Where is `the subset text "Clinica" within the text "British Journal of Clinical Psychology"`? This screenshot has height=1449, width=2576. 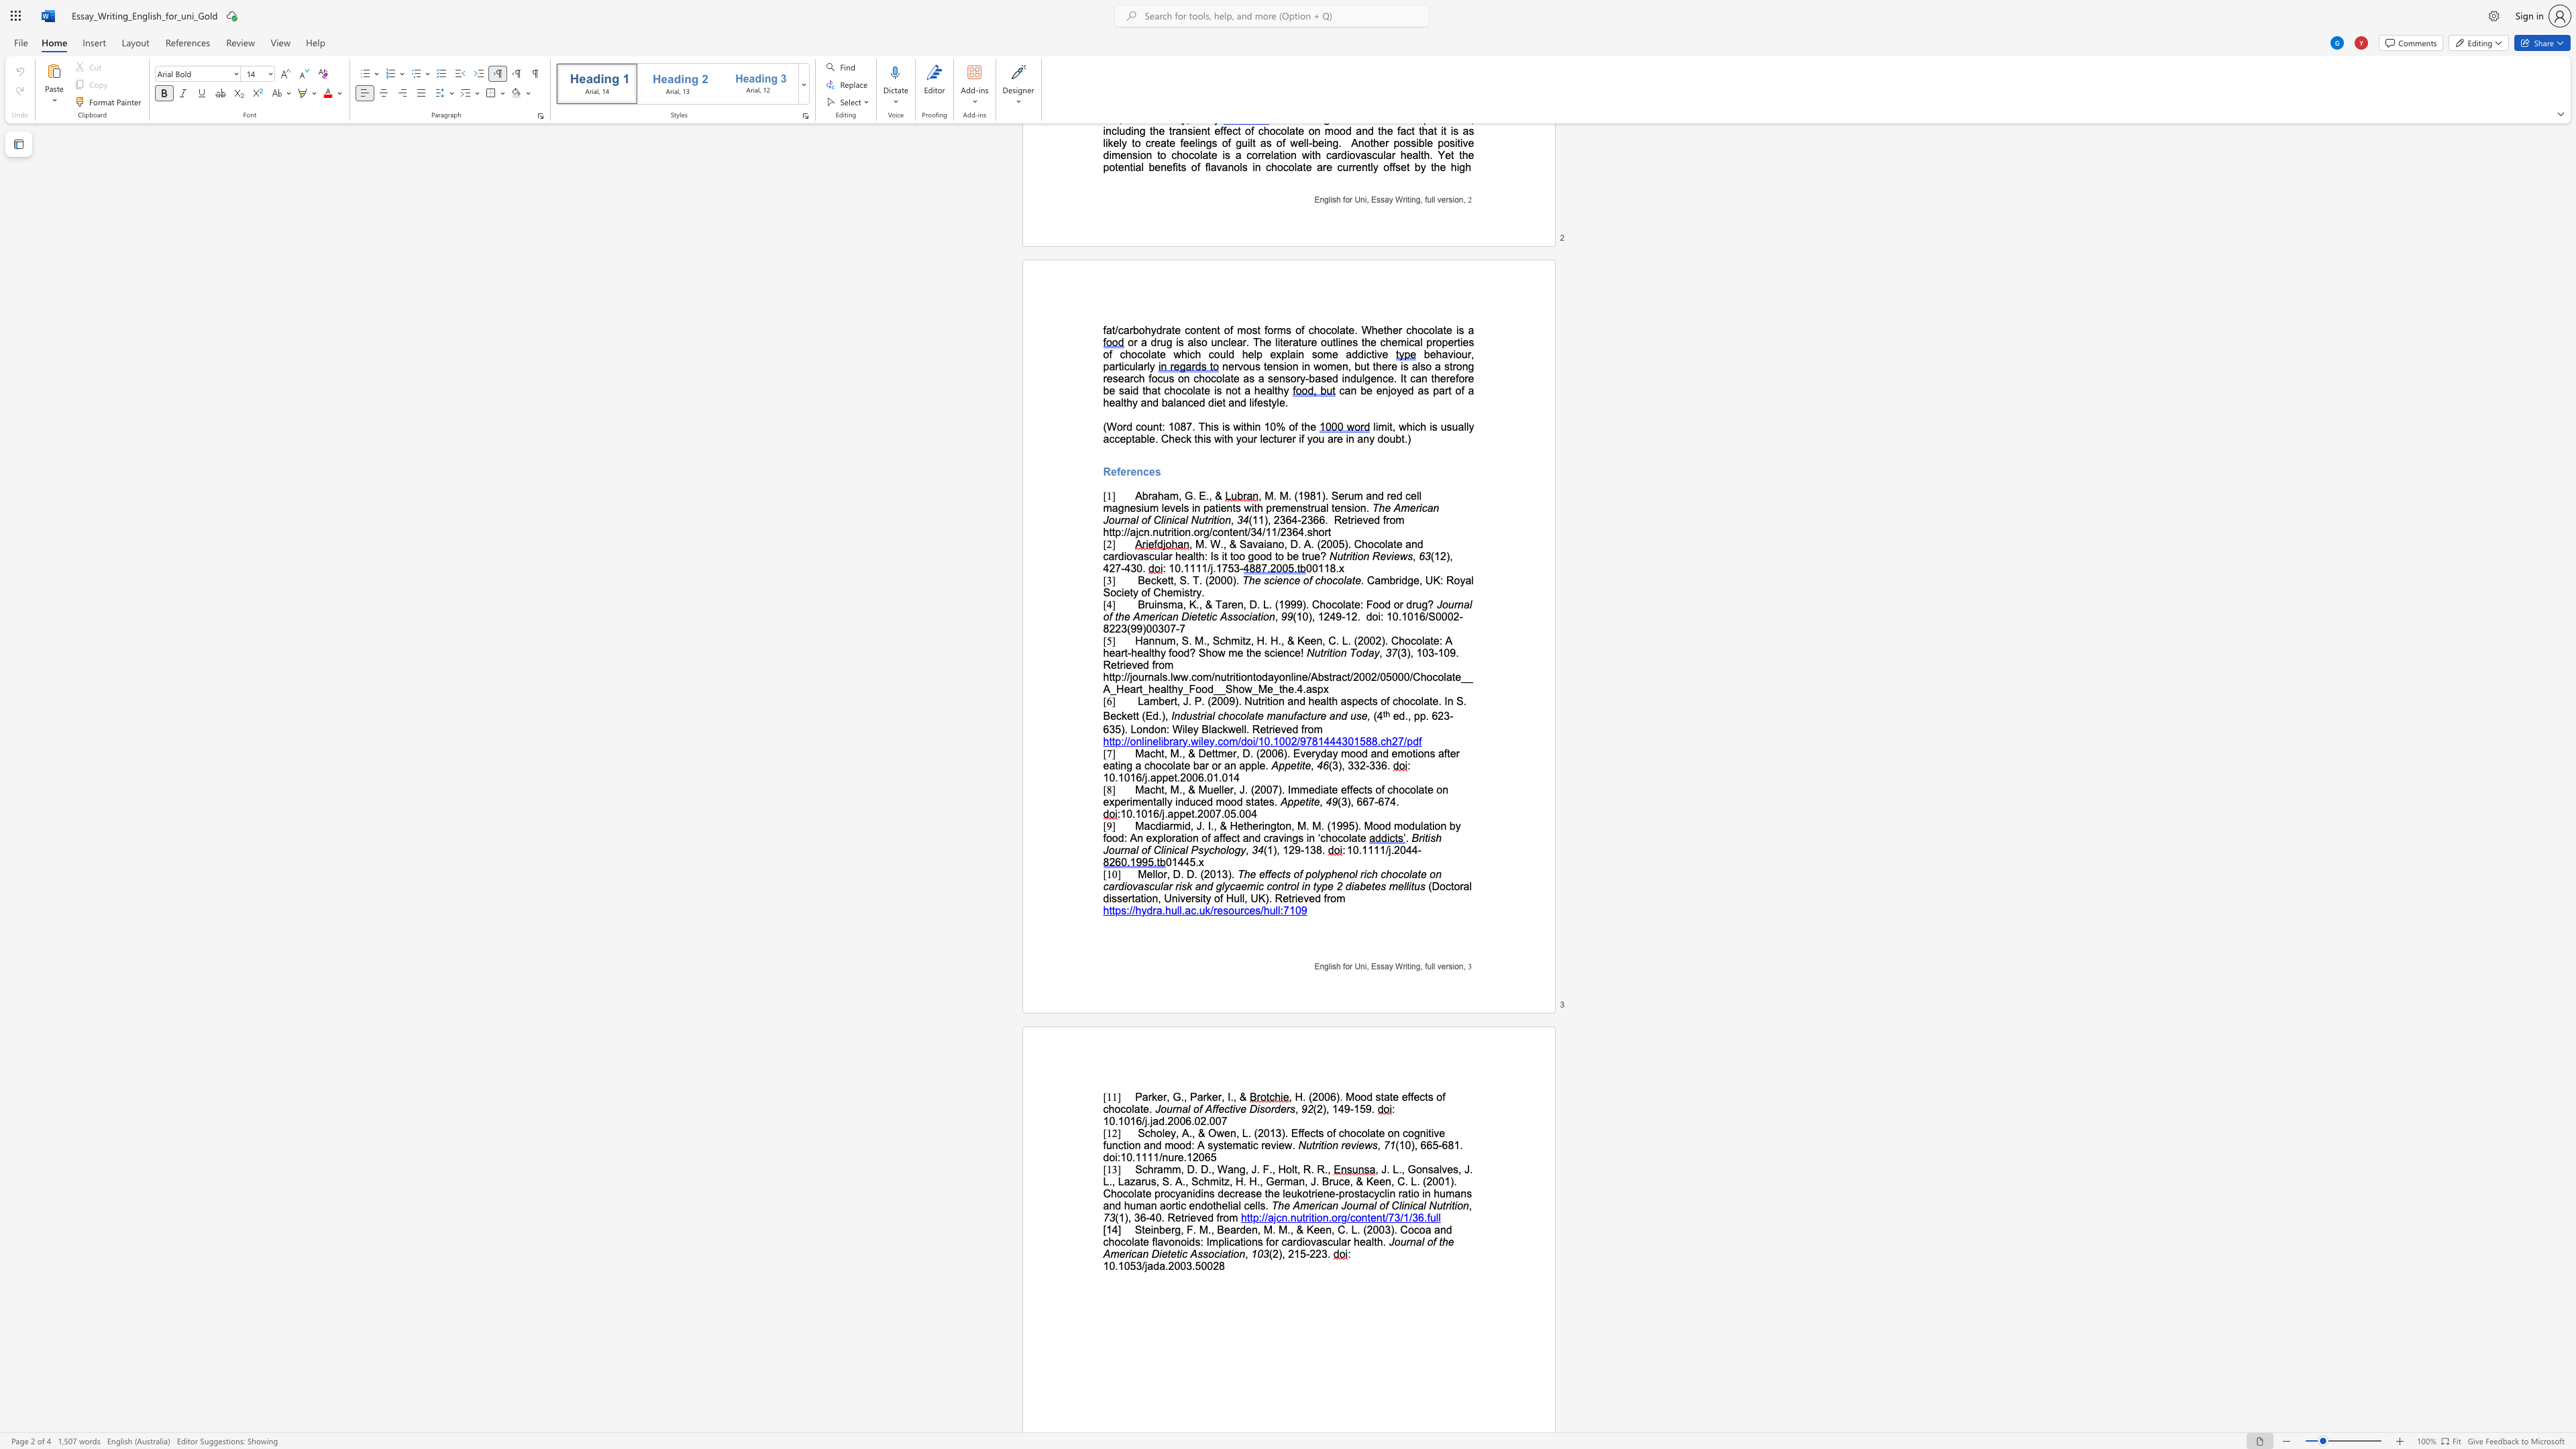 the subset text "Clinica" within the text "British Journal of Clinical Psychology" is located at coordinates (1152, 850).